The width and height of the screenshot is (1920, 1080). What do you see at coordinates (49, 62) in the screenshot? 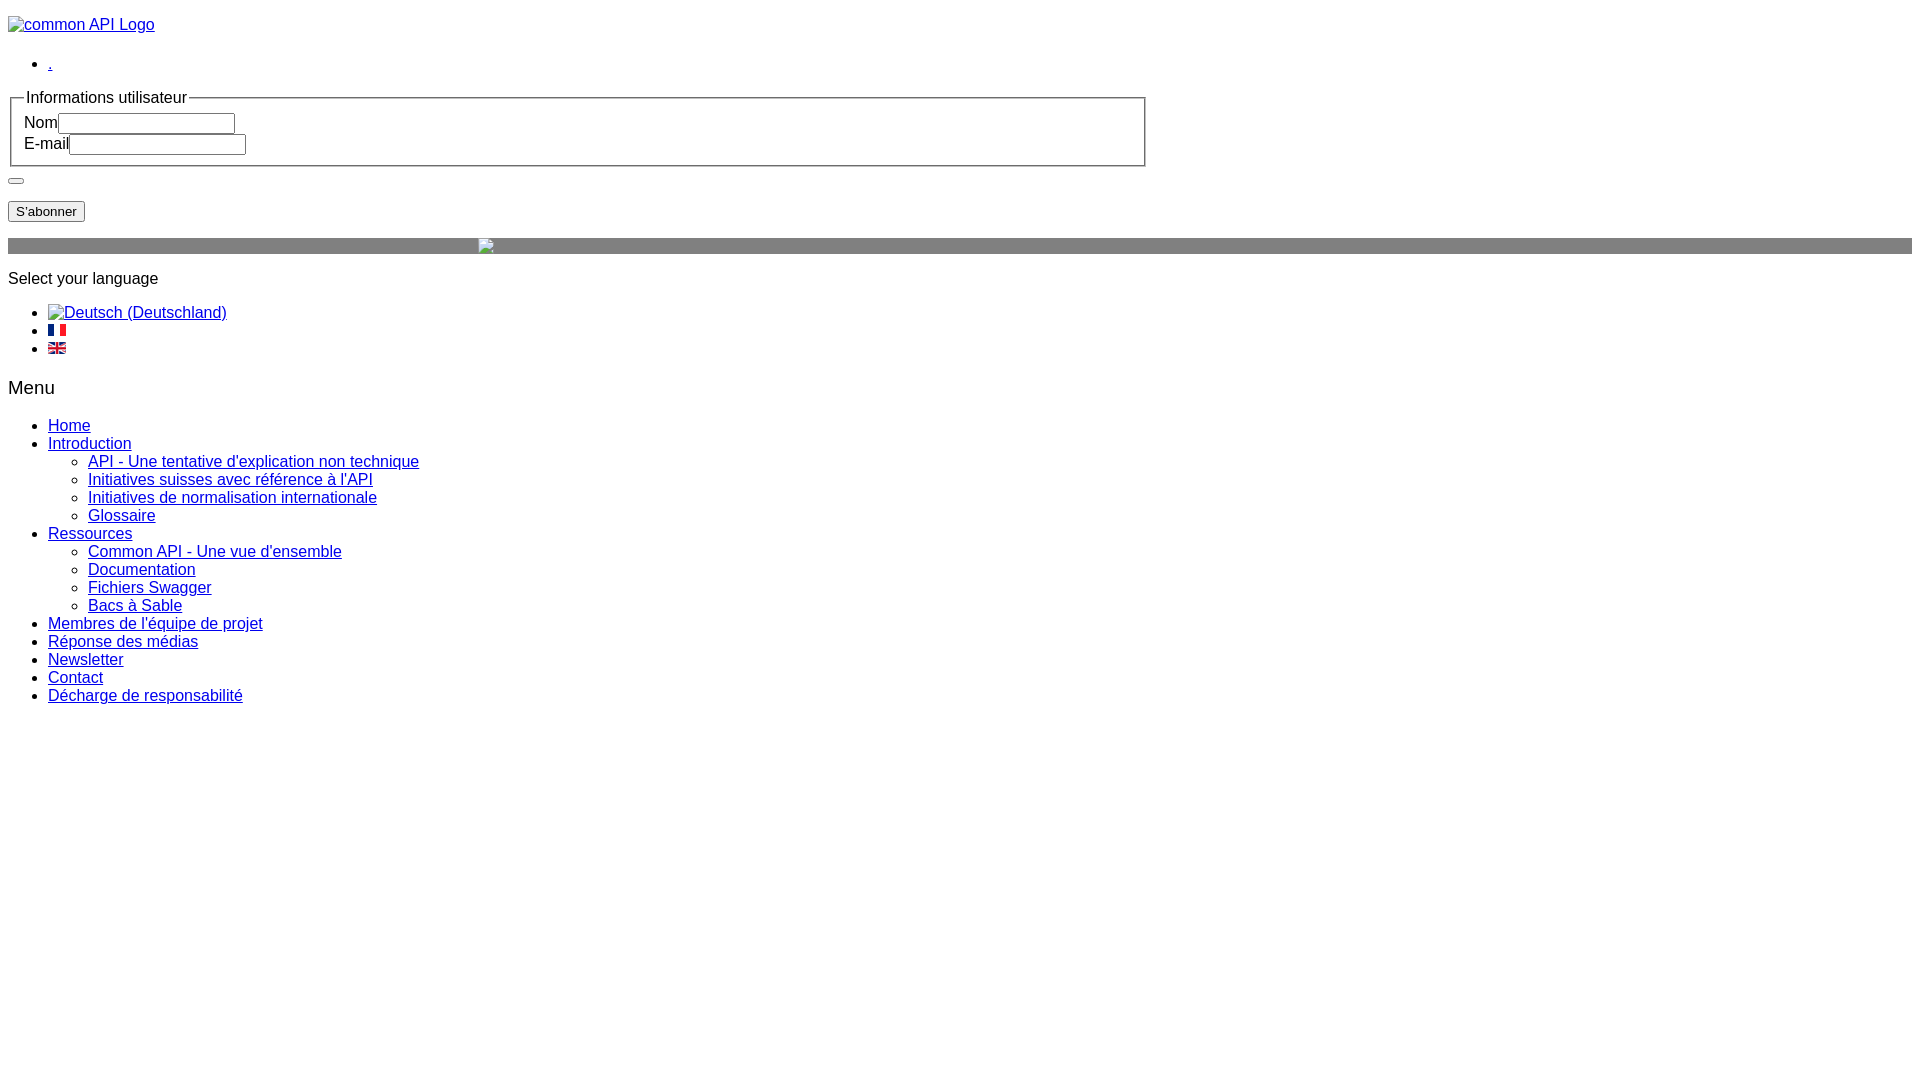
I see `'.'` at bounding box center [49, 62].